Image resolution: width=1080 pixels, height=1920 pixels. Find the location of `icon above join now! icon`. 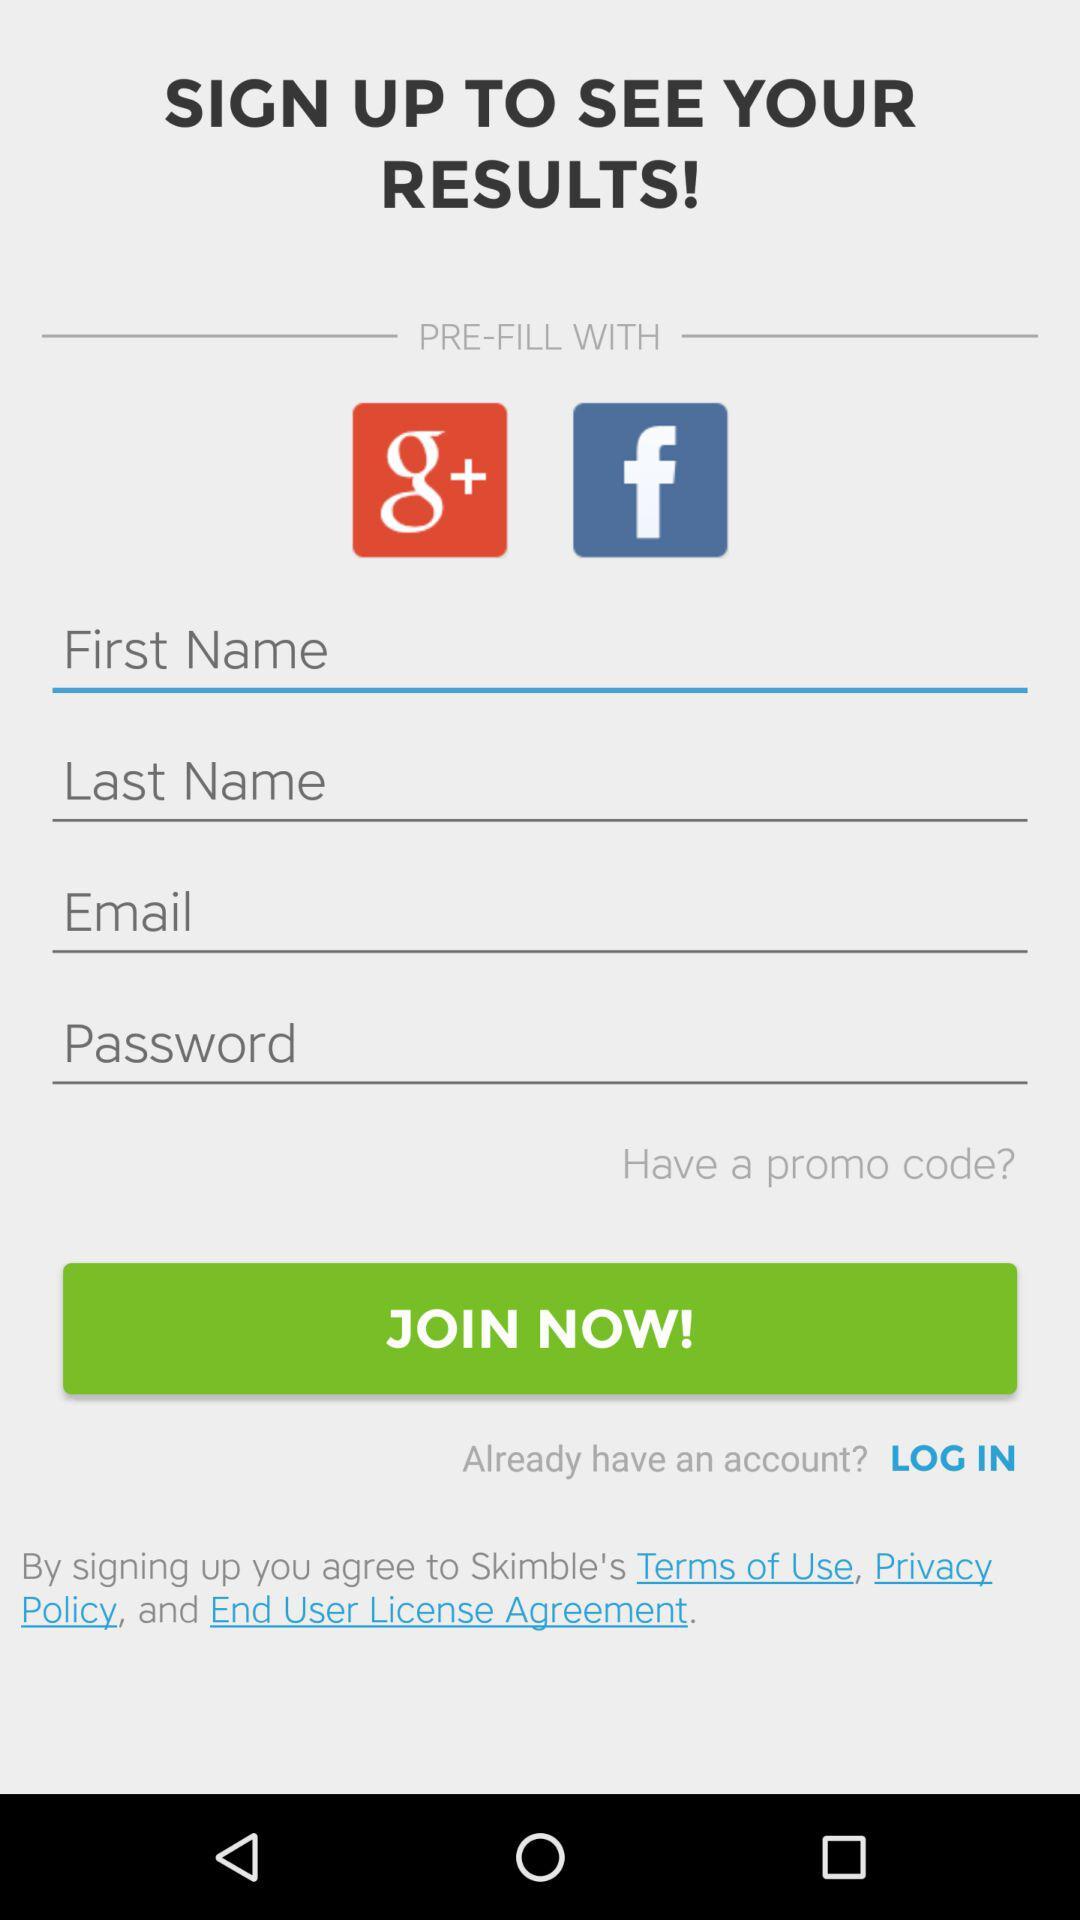

icon above join now! icon is located at coordinates (819, 1162).